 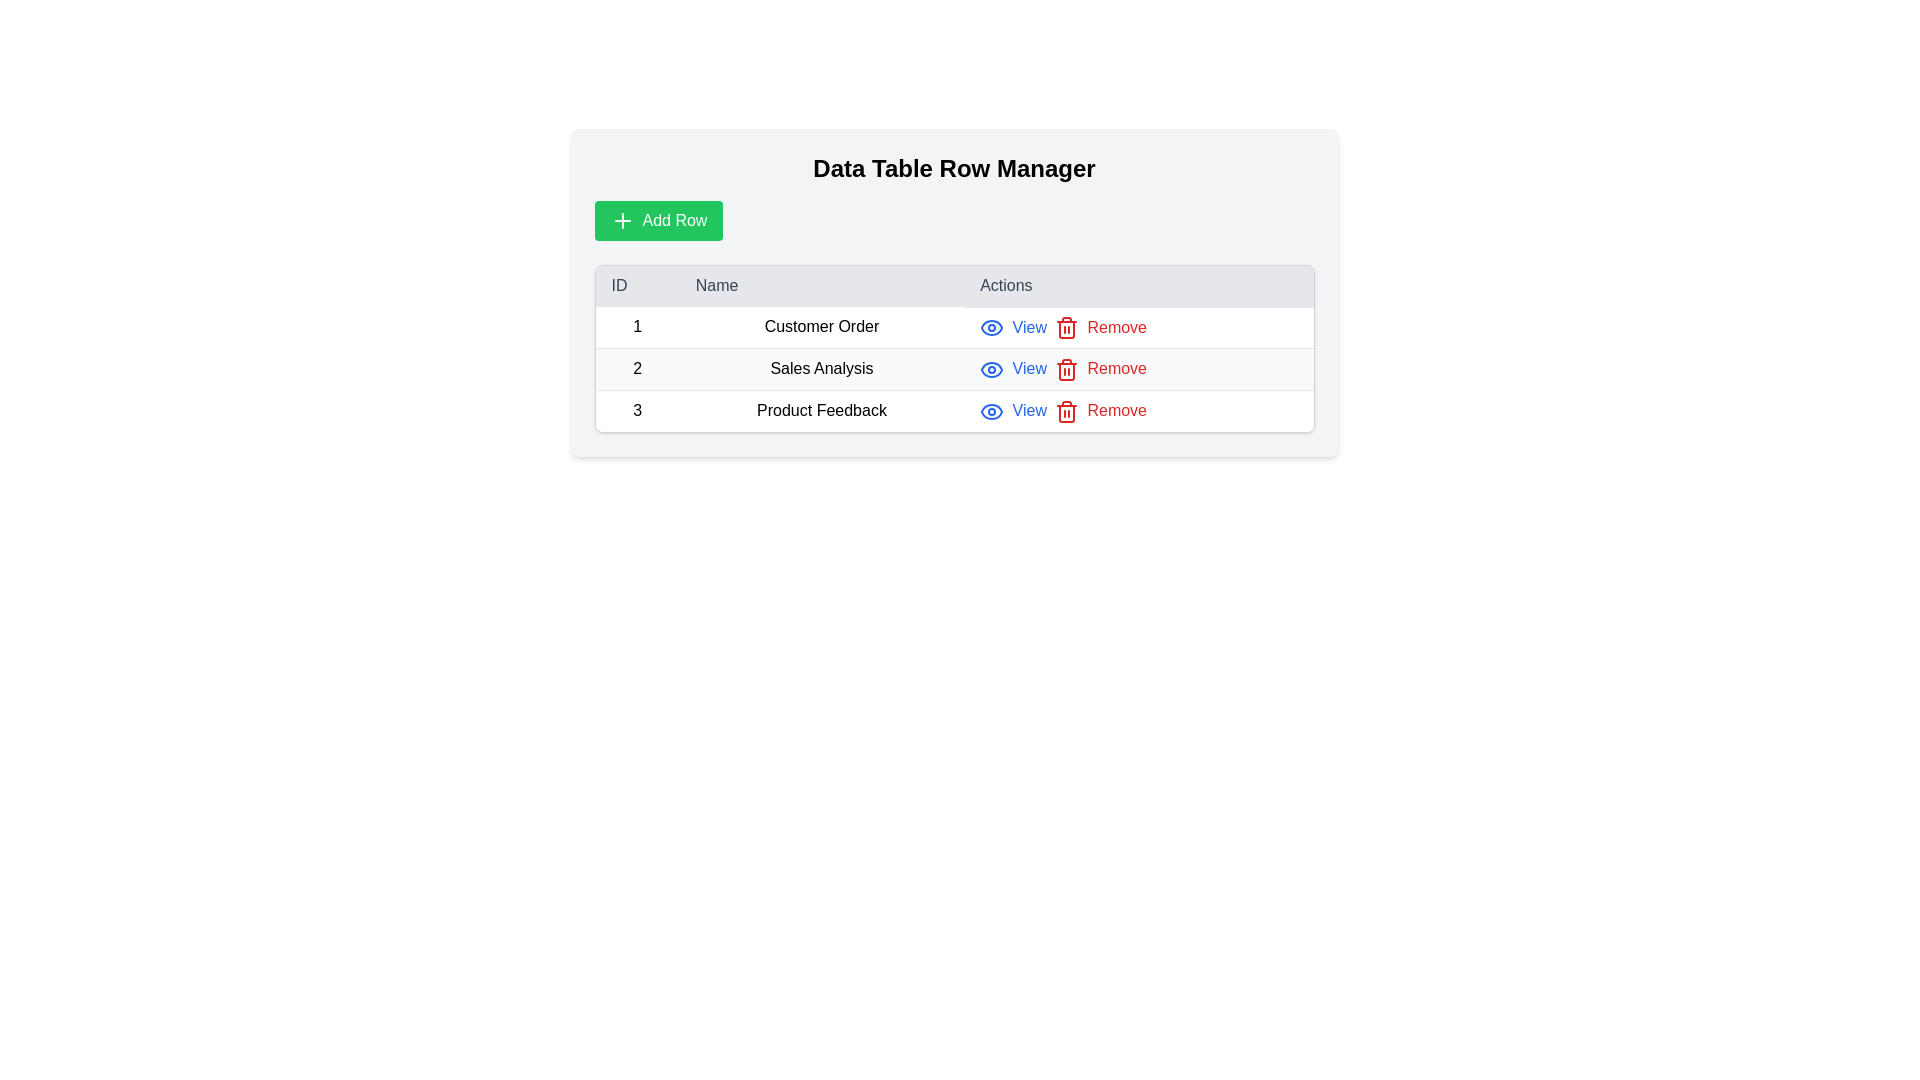 I want to click on the text label that serves as the name or title descriptor for the first record in the data table, positioned in the second column of the first row, between the ID '1' and the 'Actions' options, so click(x=821, y=326).